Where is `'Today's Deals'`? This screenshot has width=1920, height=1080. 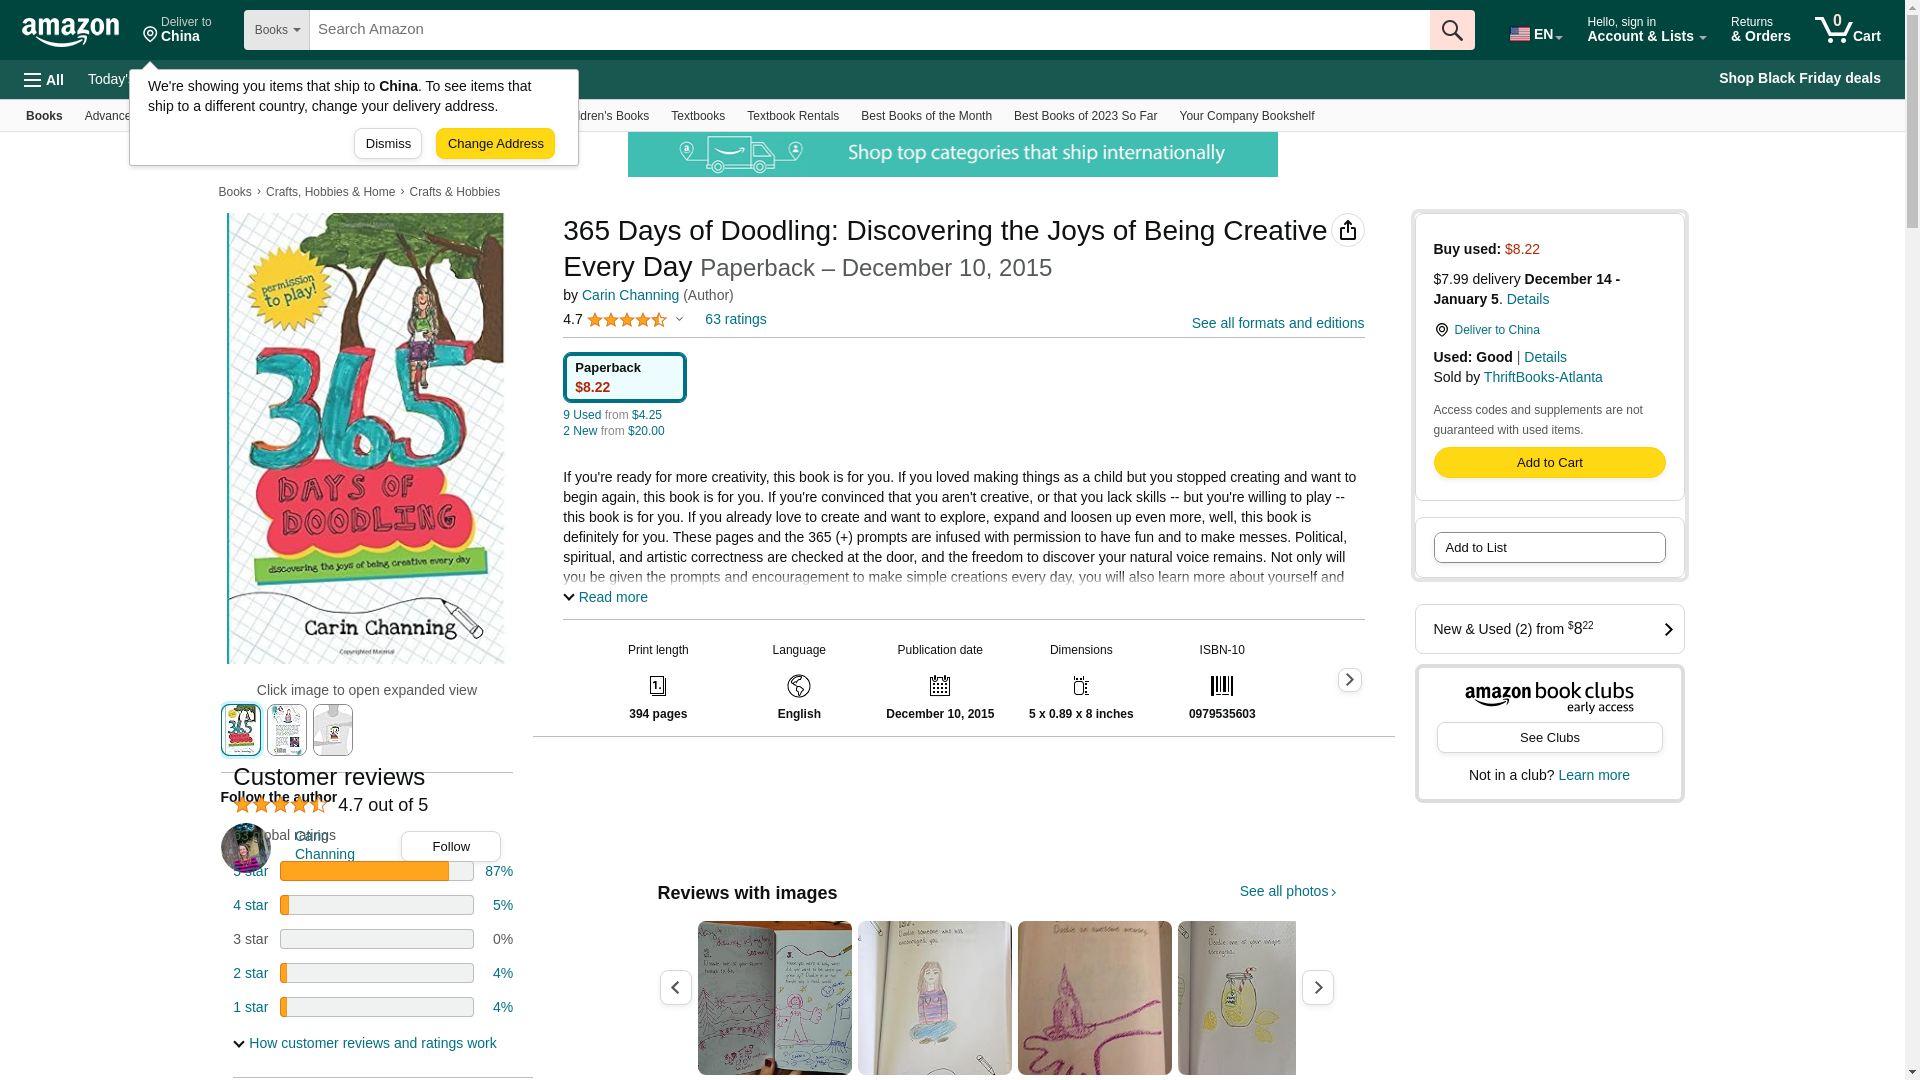 'Today's Deals' is located at coordinates (76, 77).